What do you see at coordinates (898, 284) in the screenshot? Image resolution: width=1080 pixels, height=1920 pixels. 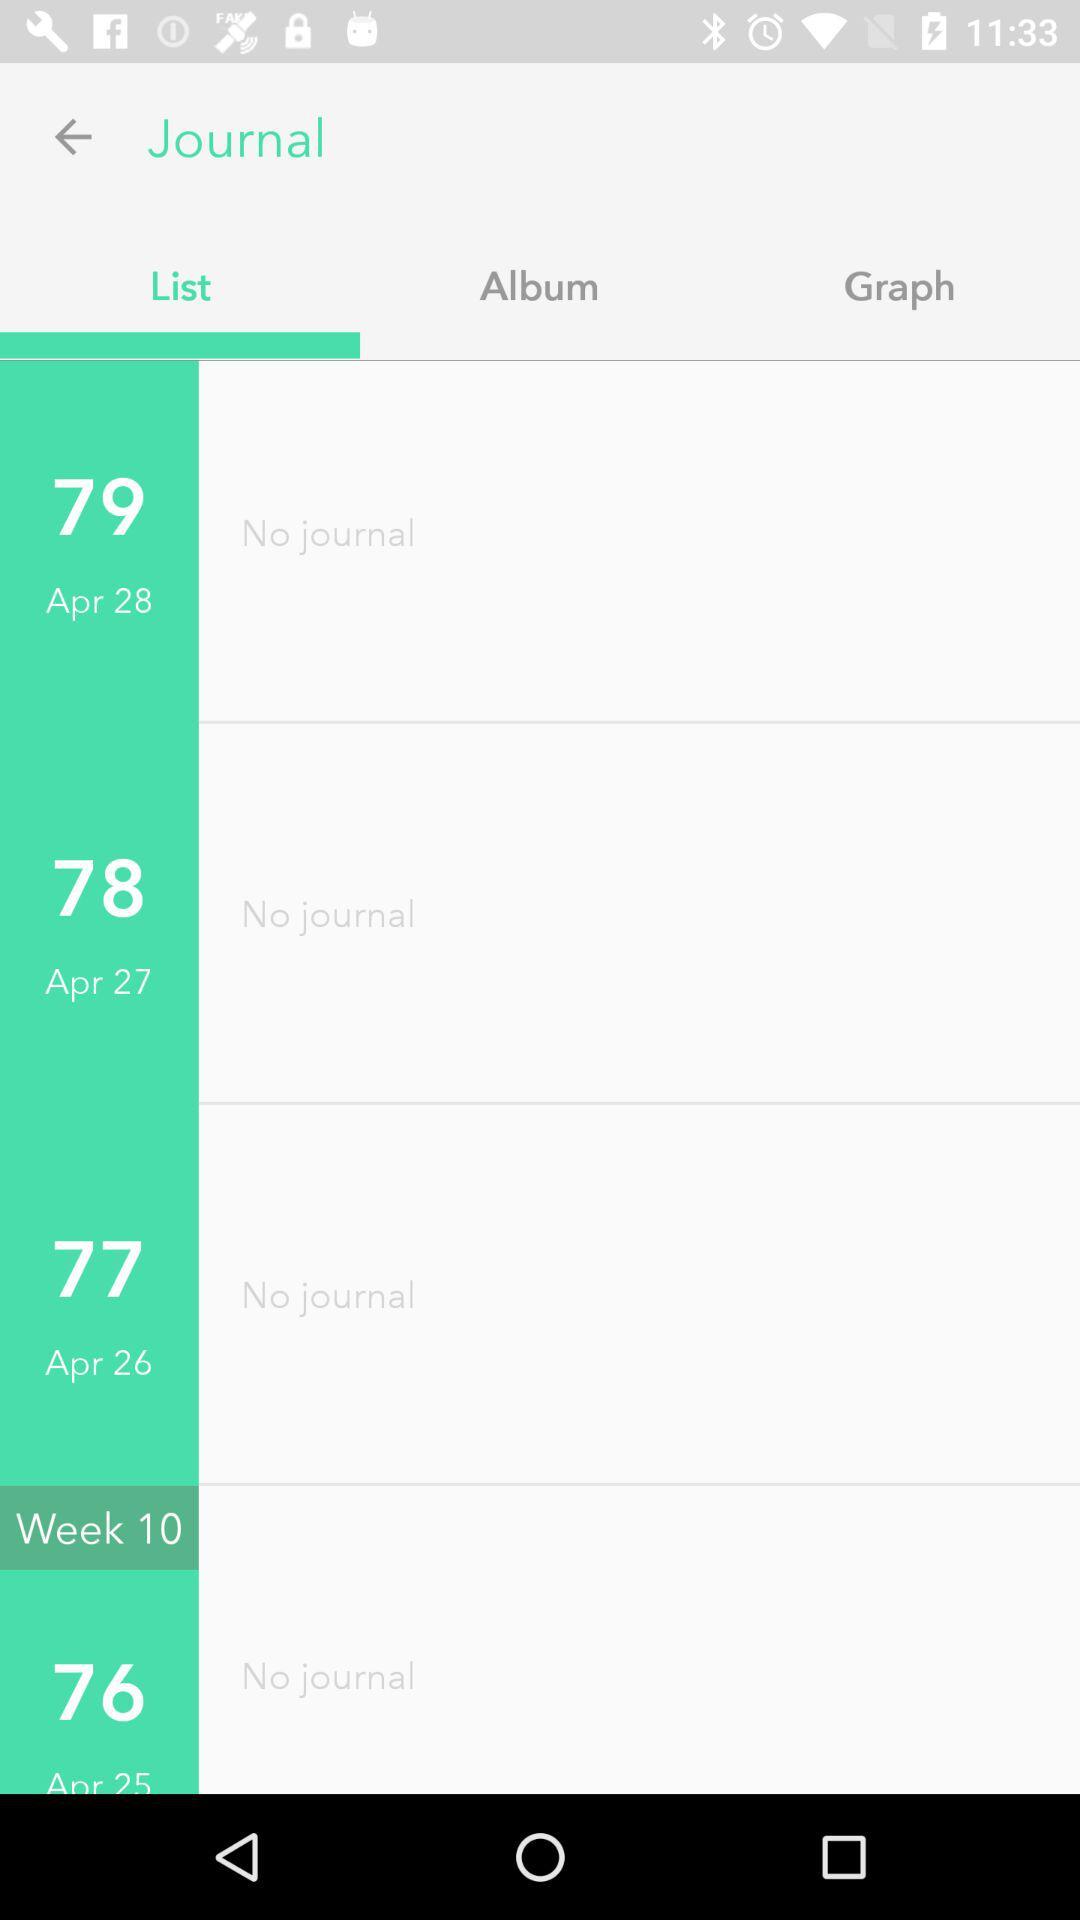 I see `app to the right of the album app` at bounding box center [898, 284].